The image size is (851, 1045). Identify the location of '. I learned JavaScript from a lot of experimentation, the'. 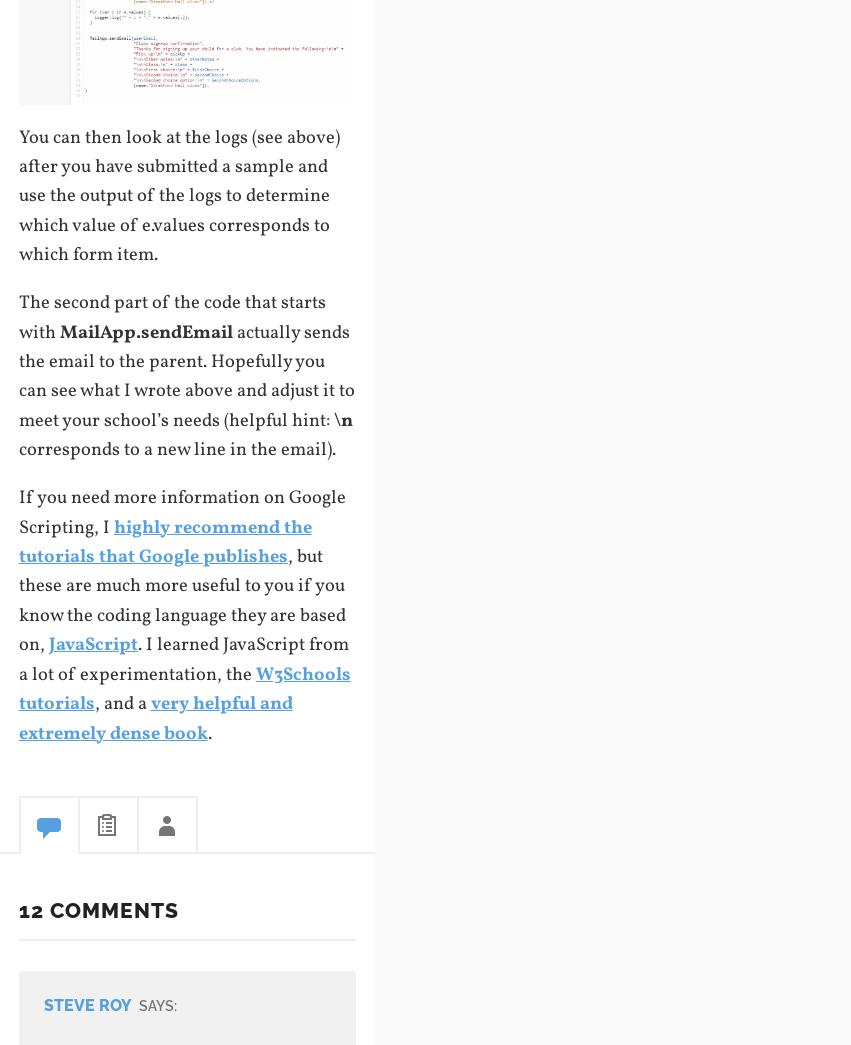
(181, 659).